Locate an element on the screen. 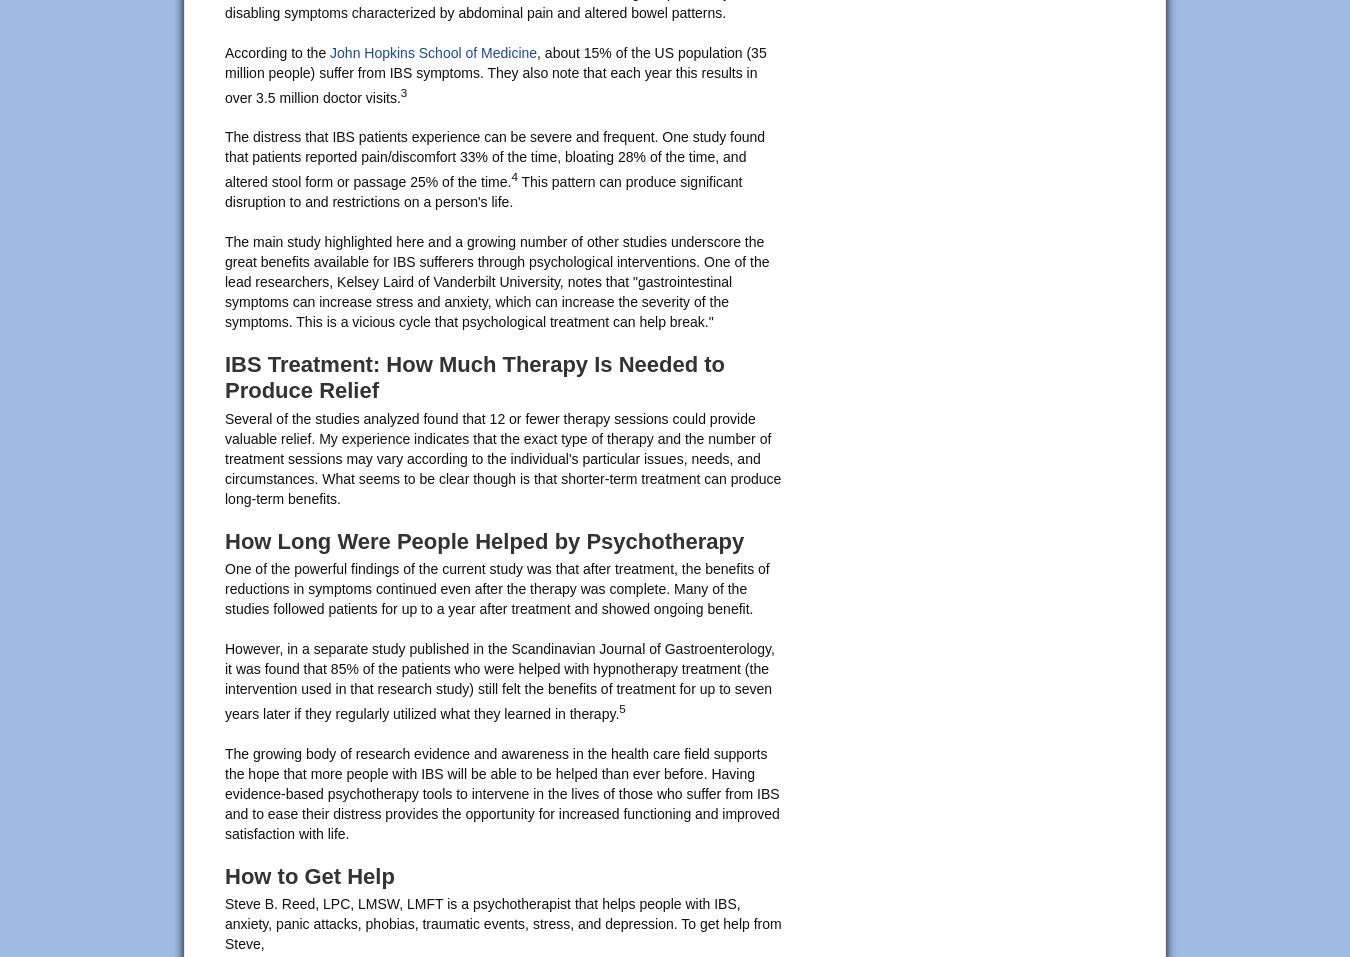  'This pattern can produce significant disruption to and restrictions on a person's life.' is located at coordinates (482, 191).